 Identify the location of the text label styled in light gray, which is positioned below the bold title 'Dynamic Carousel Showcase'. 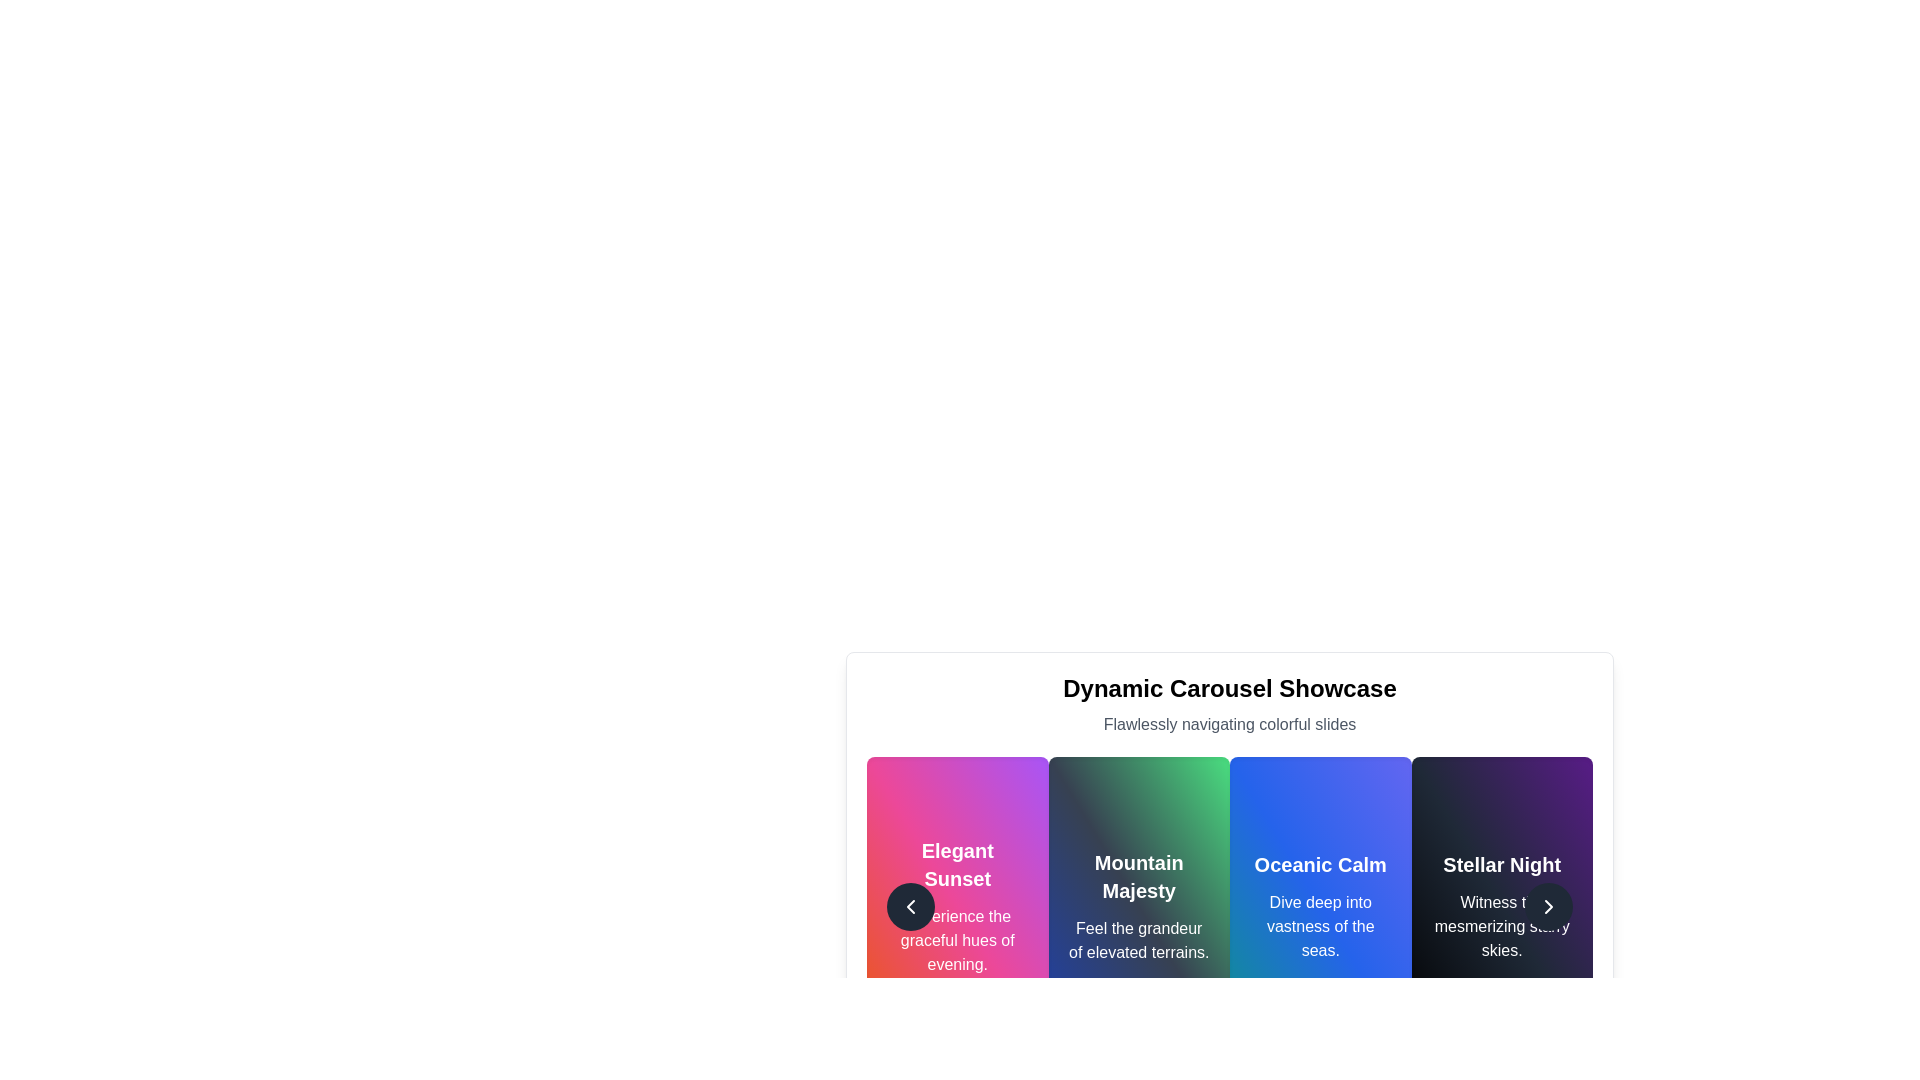
(1228, 725).